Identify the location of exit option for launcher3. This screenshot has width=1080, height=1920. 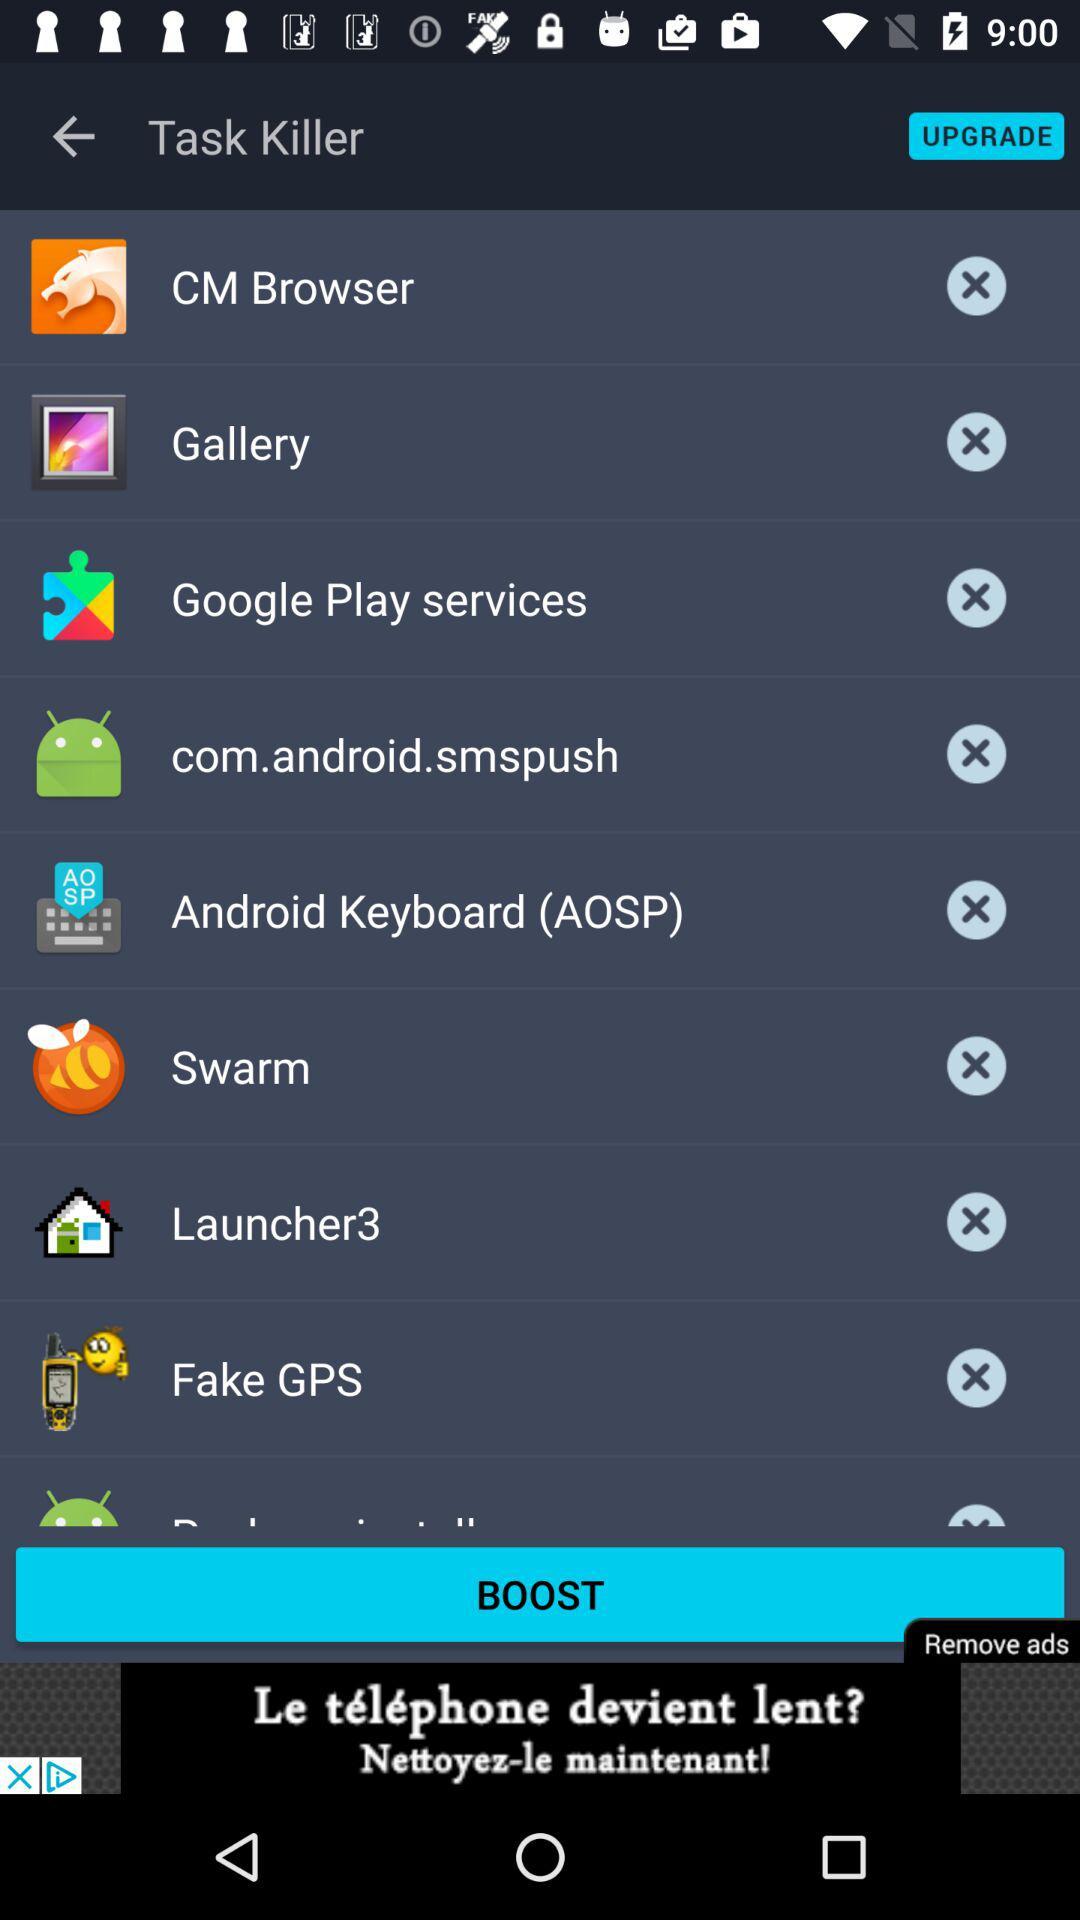
(976, 1221).